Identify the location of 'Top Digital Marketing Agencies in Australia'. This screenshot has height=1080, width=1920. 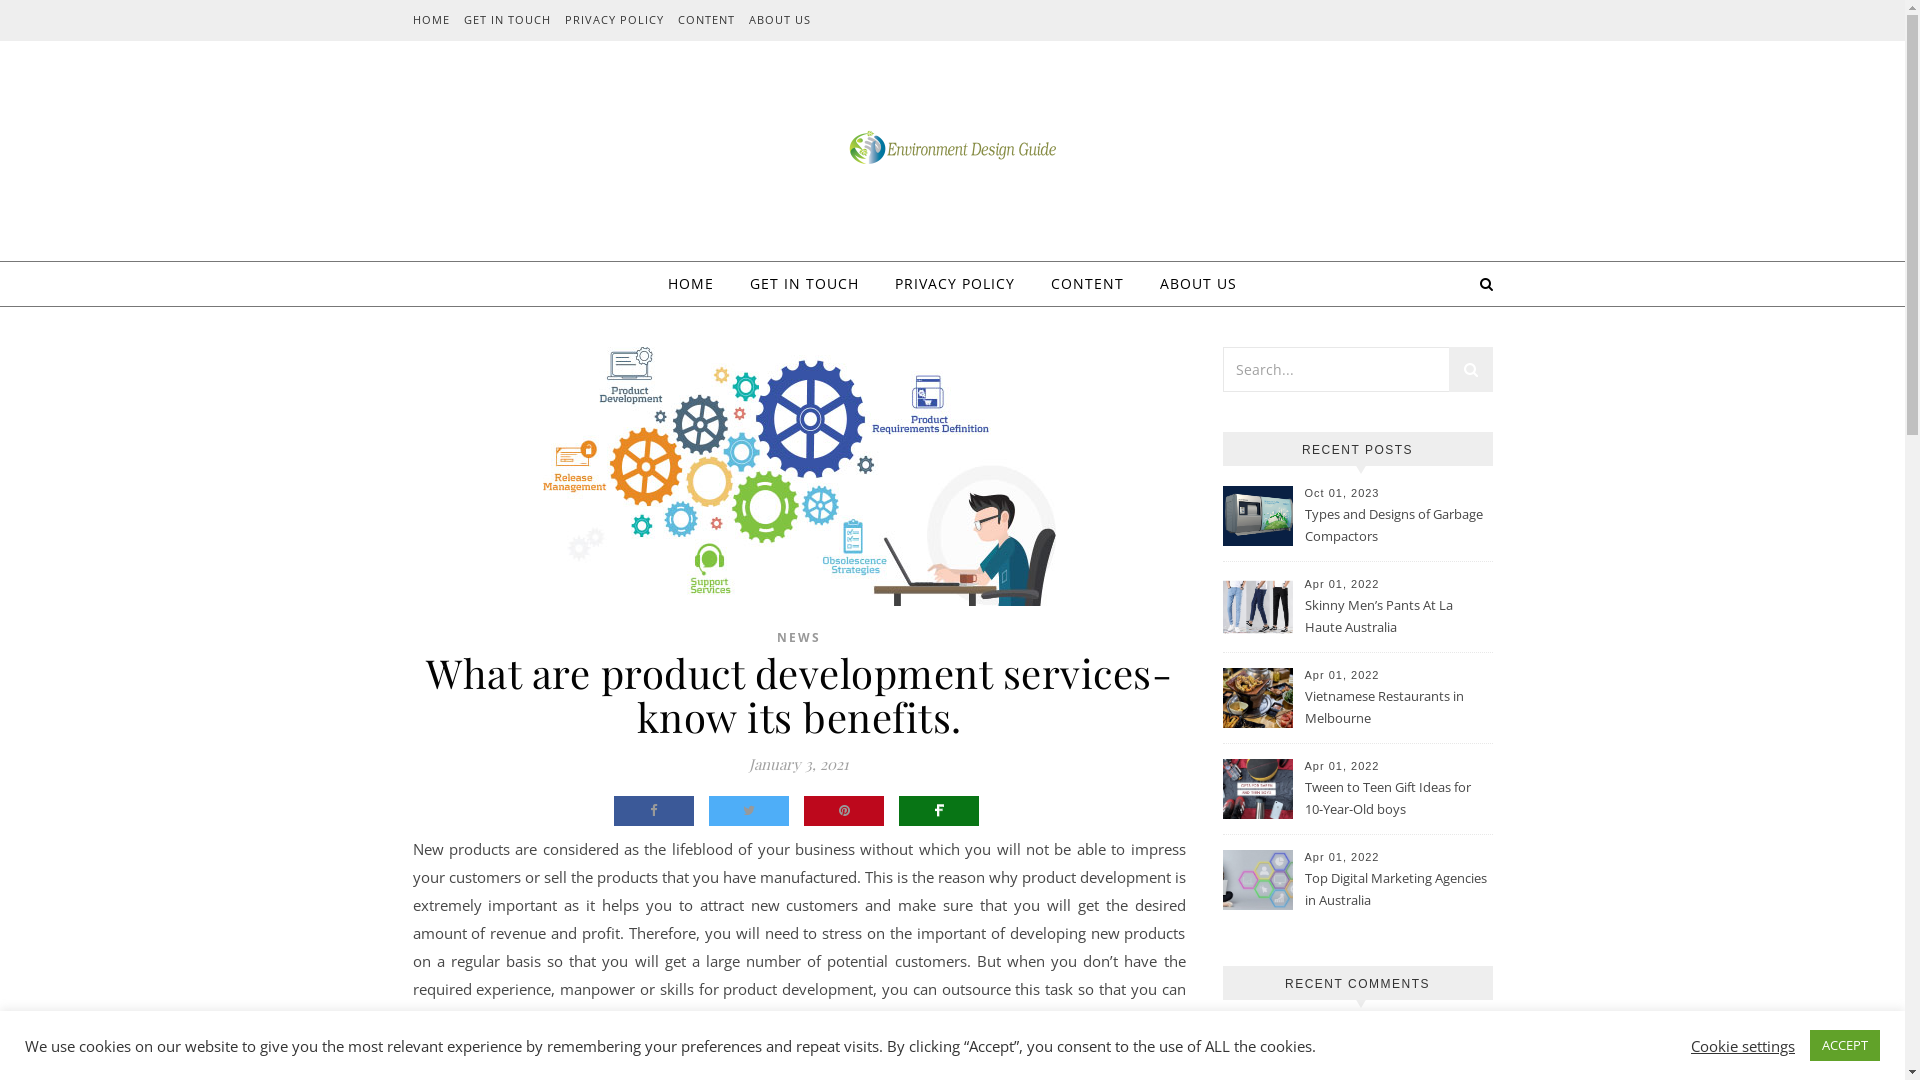
(1395, 889).